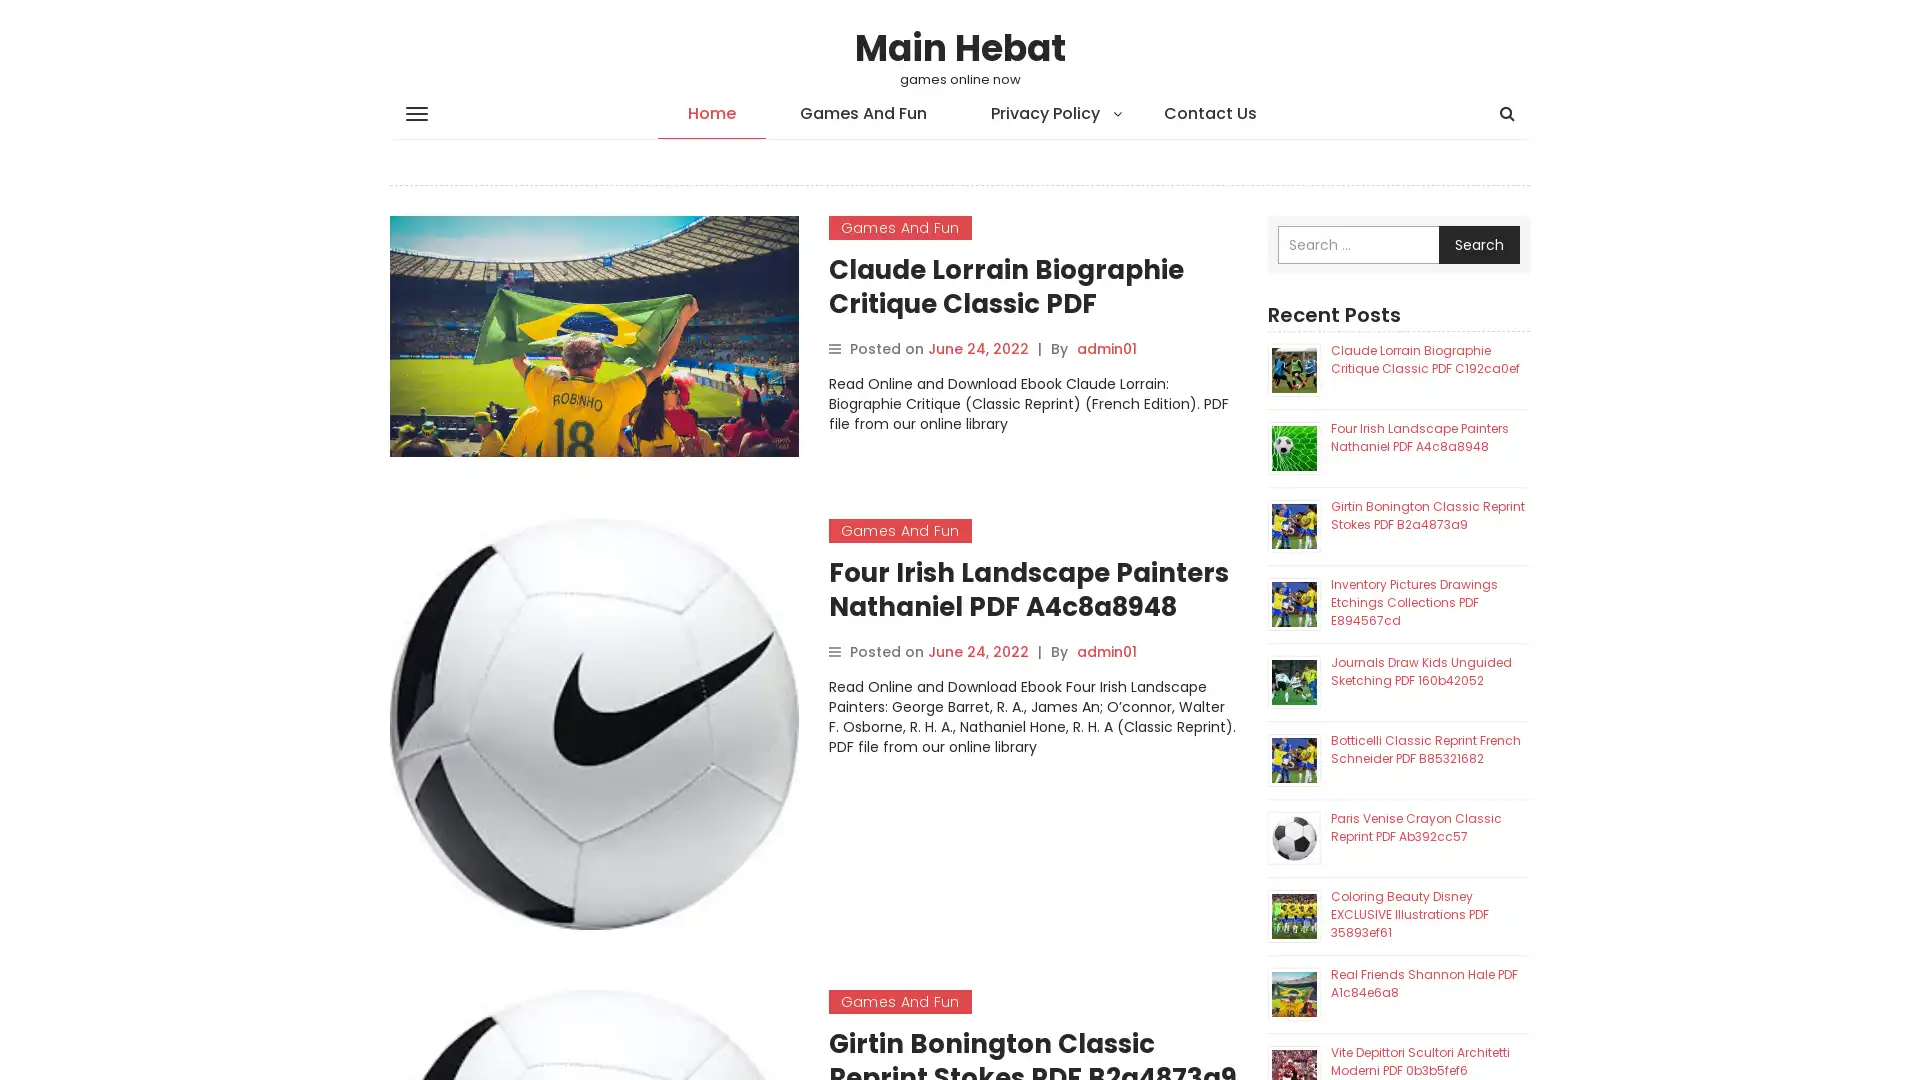  Describe the element at coordinates (1479, 244) in the screenshot. I see `Search` at that location.